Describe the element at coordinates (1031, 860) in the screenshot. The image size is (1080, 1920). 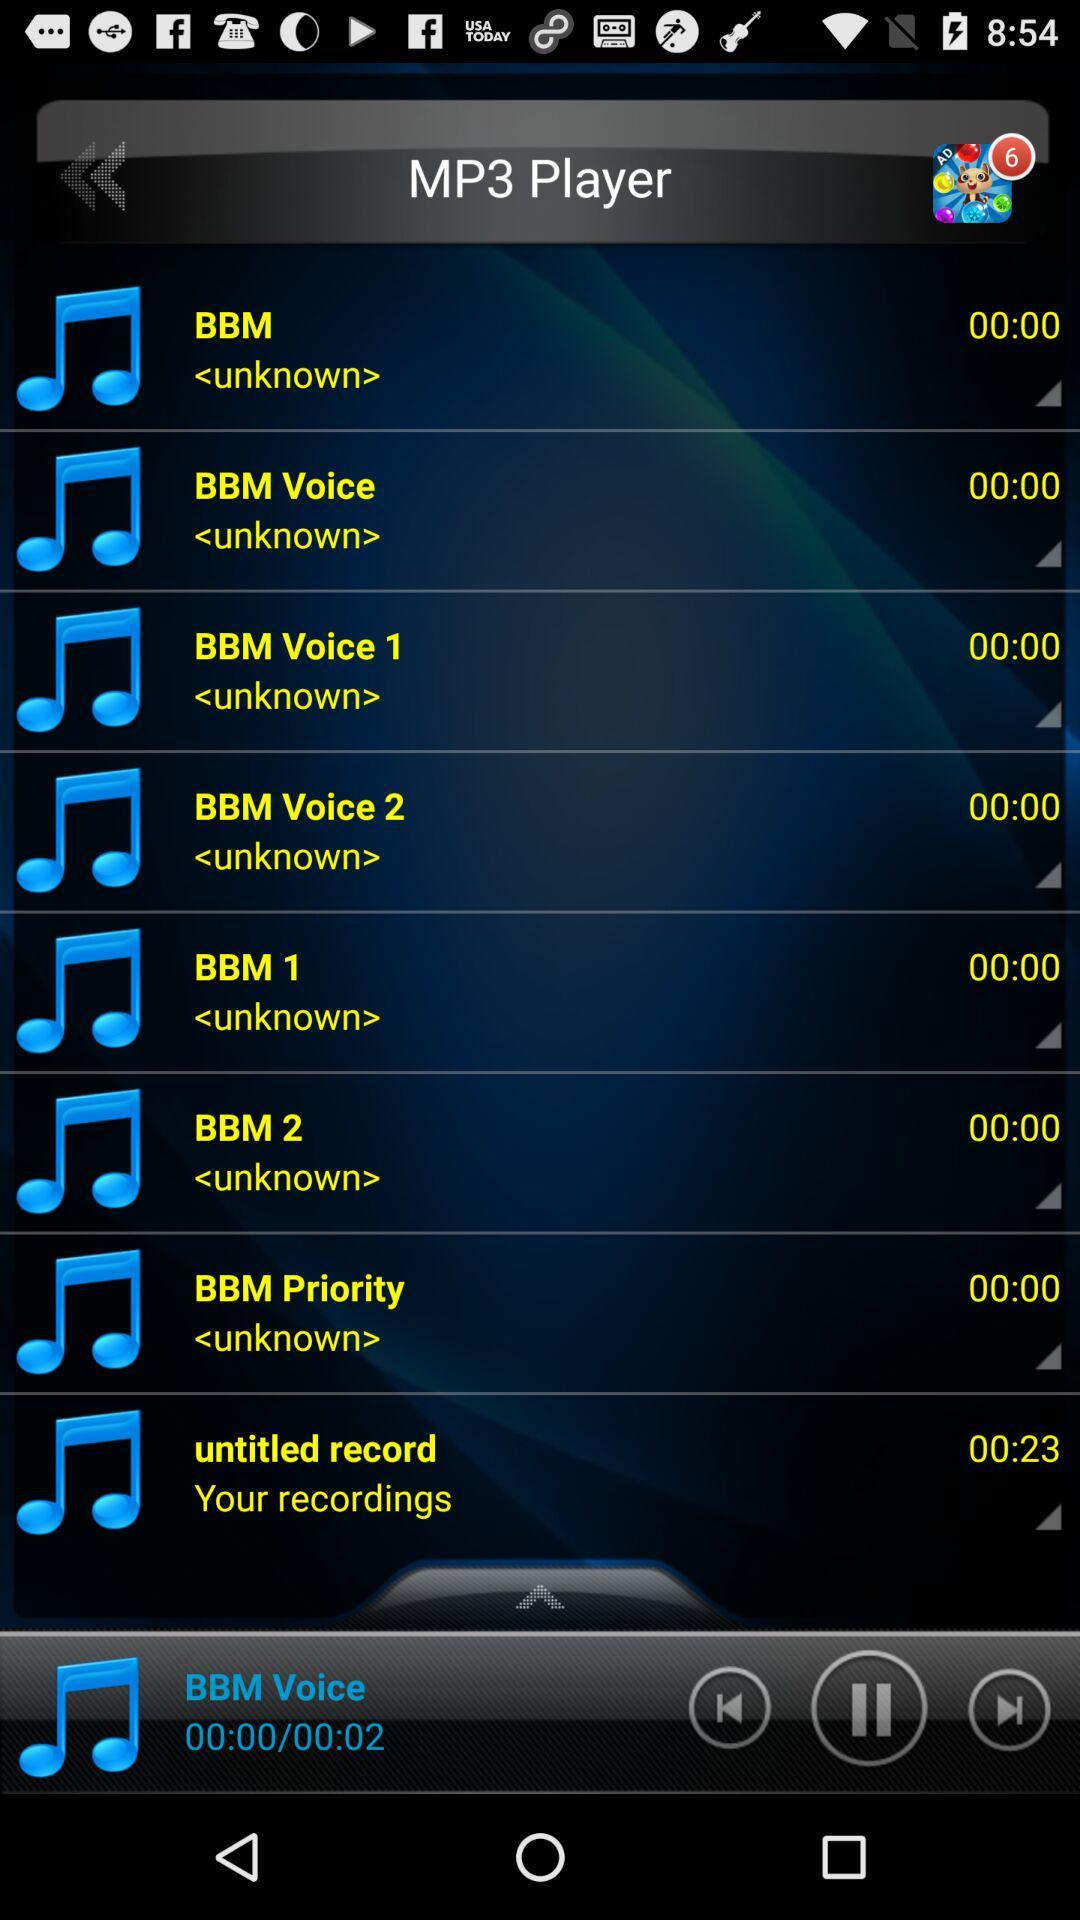
I see `more info` at that location.